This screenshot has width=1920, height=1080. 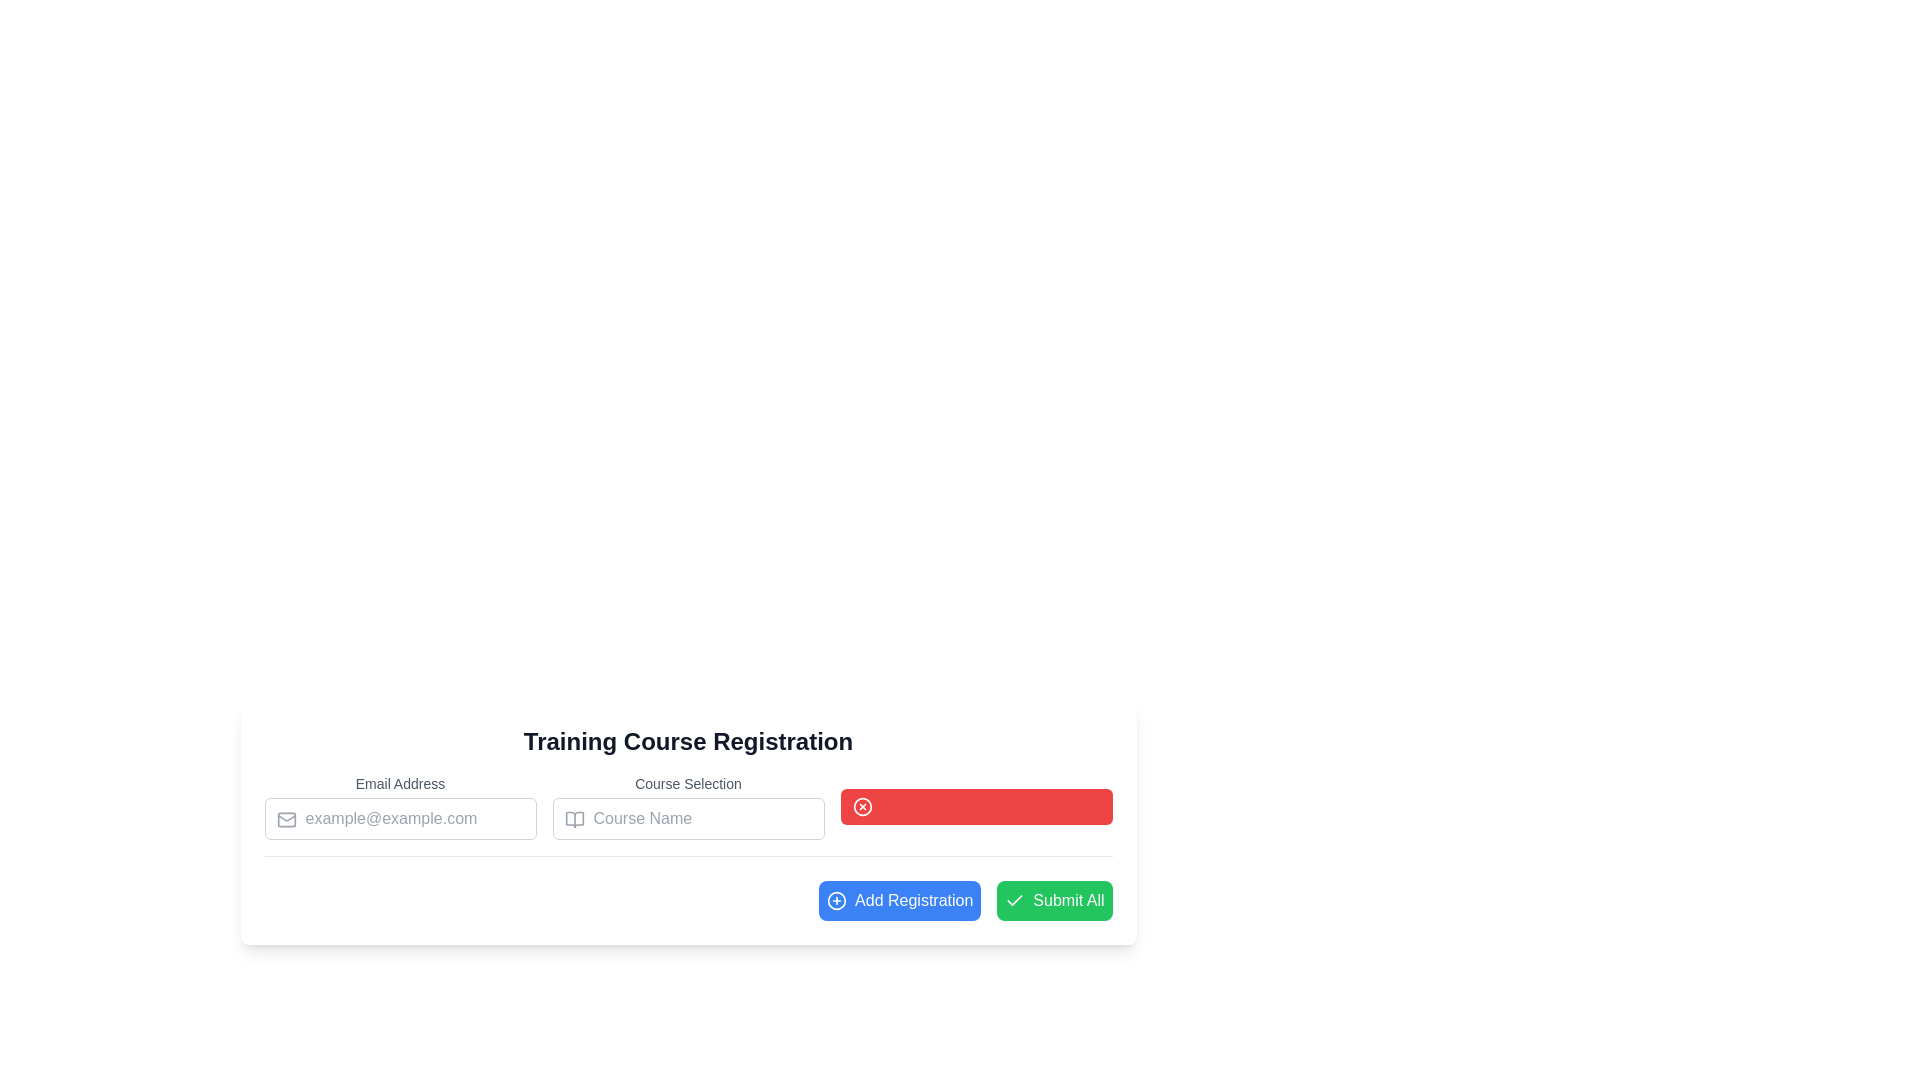 What do you see at coordinates (400, 818) in the screenshot?
I see `the email input field located under the label 'Email Address' in the 'Training Course Registration' form to focus on it` at bounding box center [400, 818].